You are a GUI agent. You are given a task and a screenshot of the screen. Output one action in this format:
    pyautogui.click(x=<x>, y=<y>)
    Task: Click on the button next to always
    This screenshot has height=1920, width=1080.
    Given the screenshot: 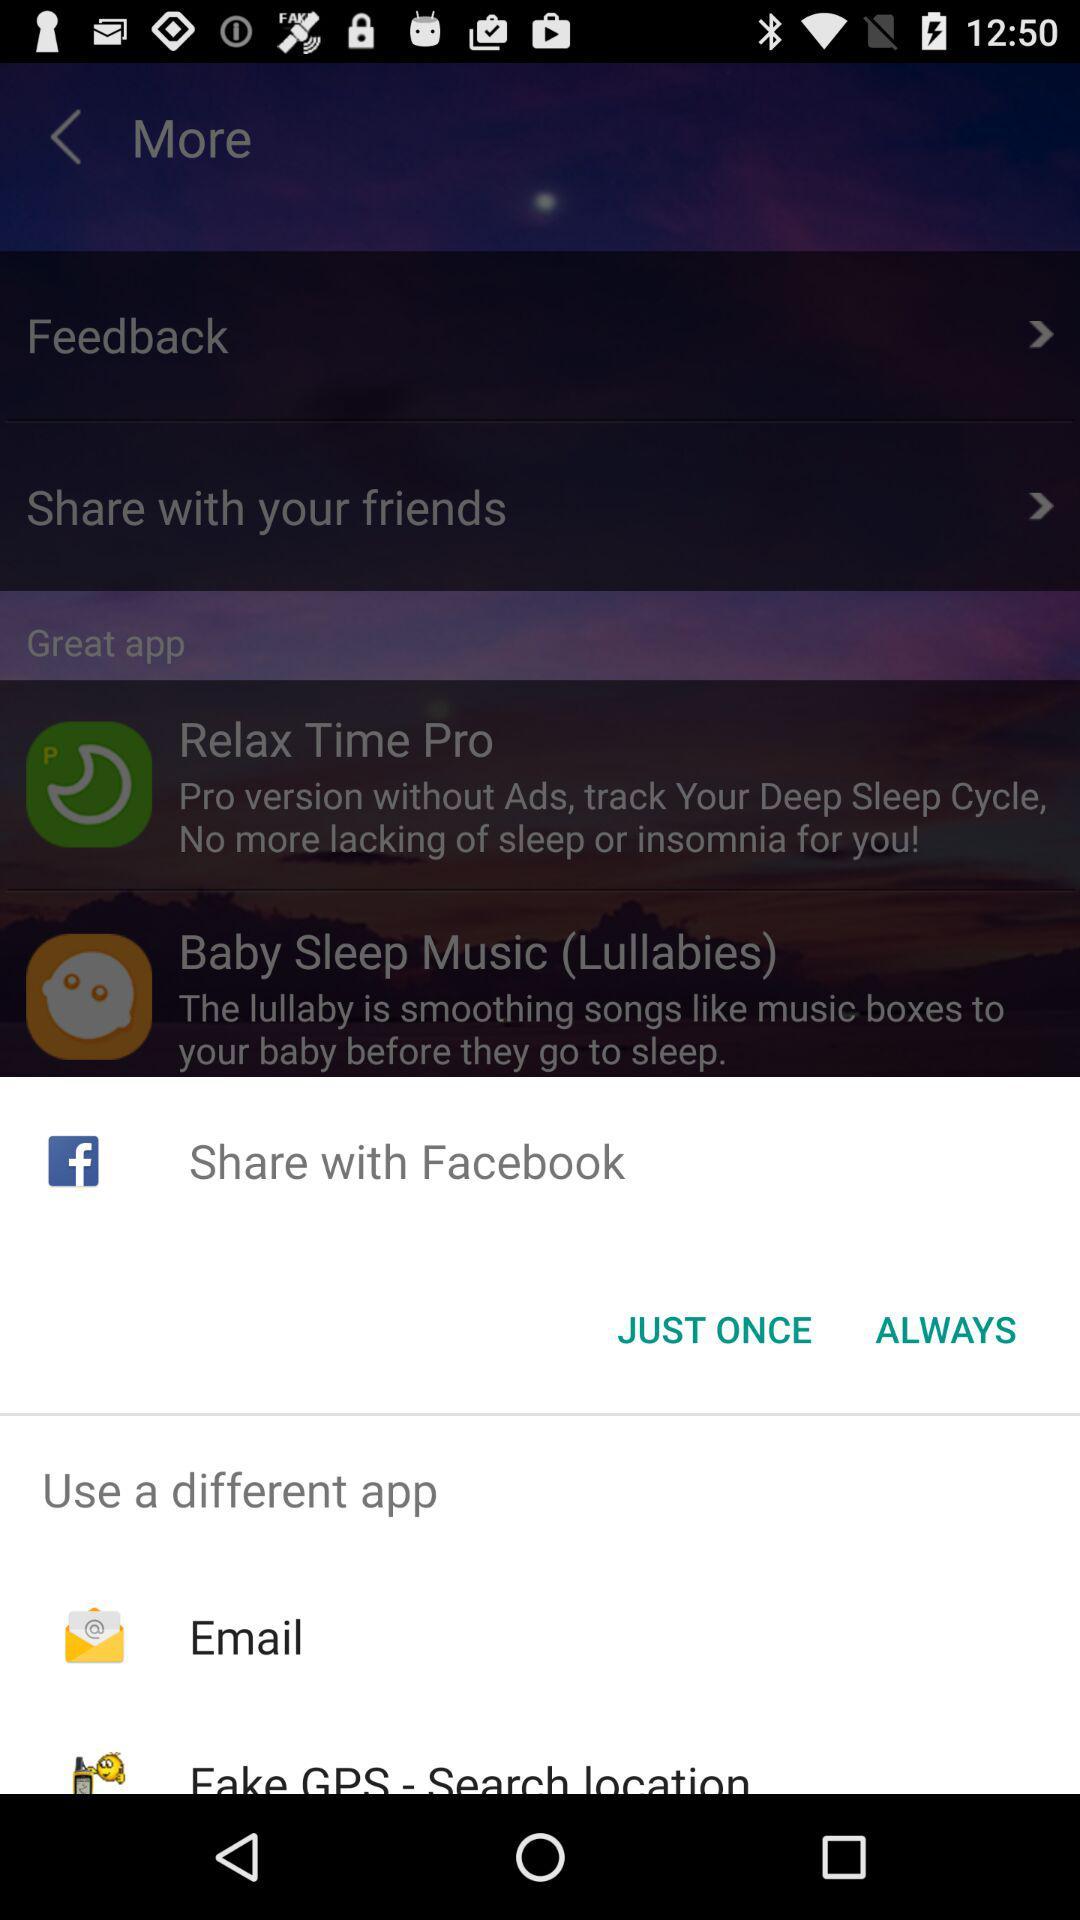 What is the action you would take?
    pyautogui.click(x=713, y=1329)
    